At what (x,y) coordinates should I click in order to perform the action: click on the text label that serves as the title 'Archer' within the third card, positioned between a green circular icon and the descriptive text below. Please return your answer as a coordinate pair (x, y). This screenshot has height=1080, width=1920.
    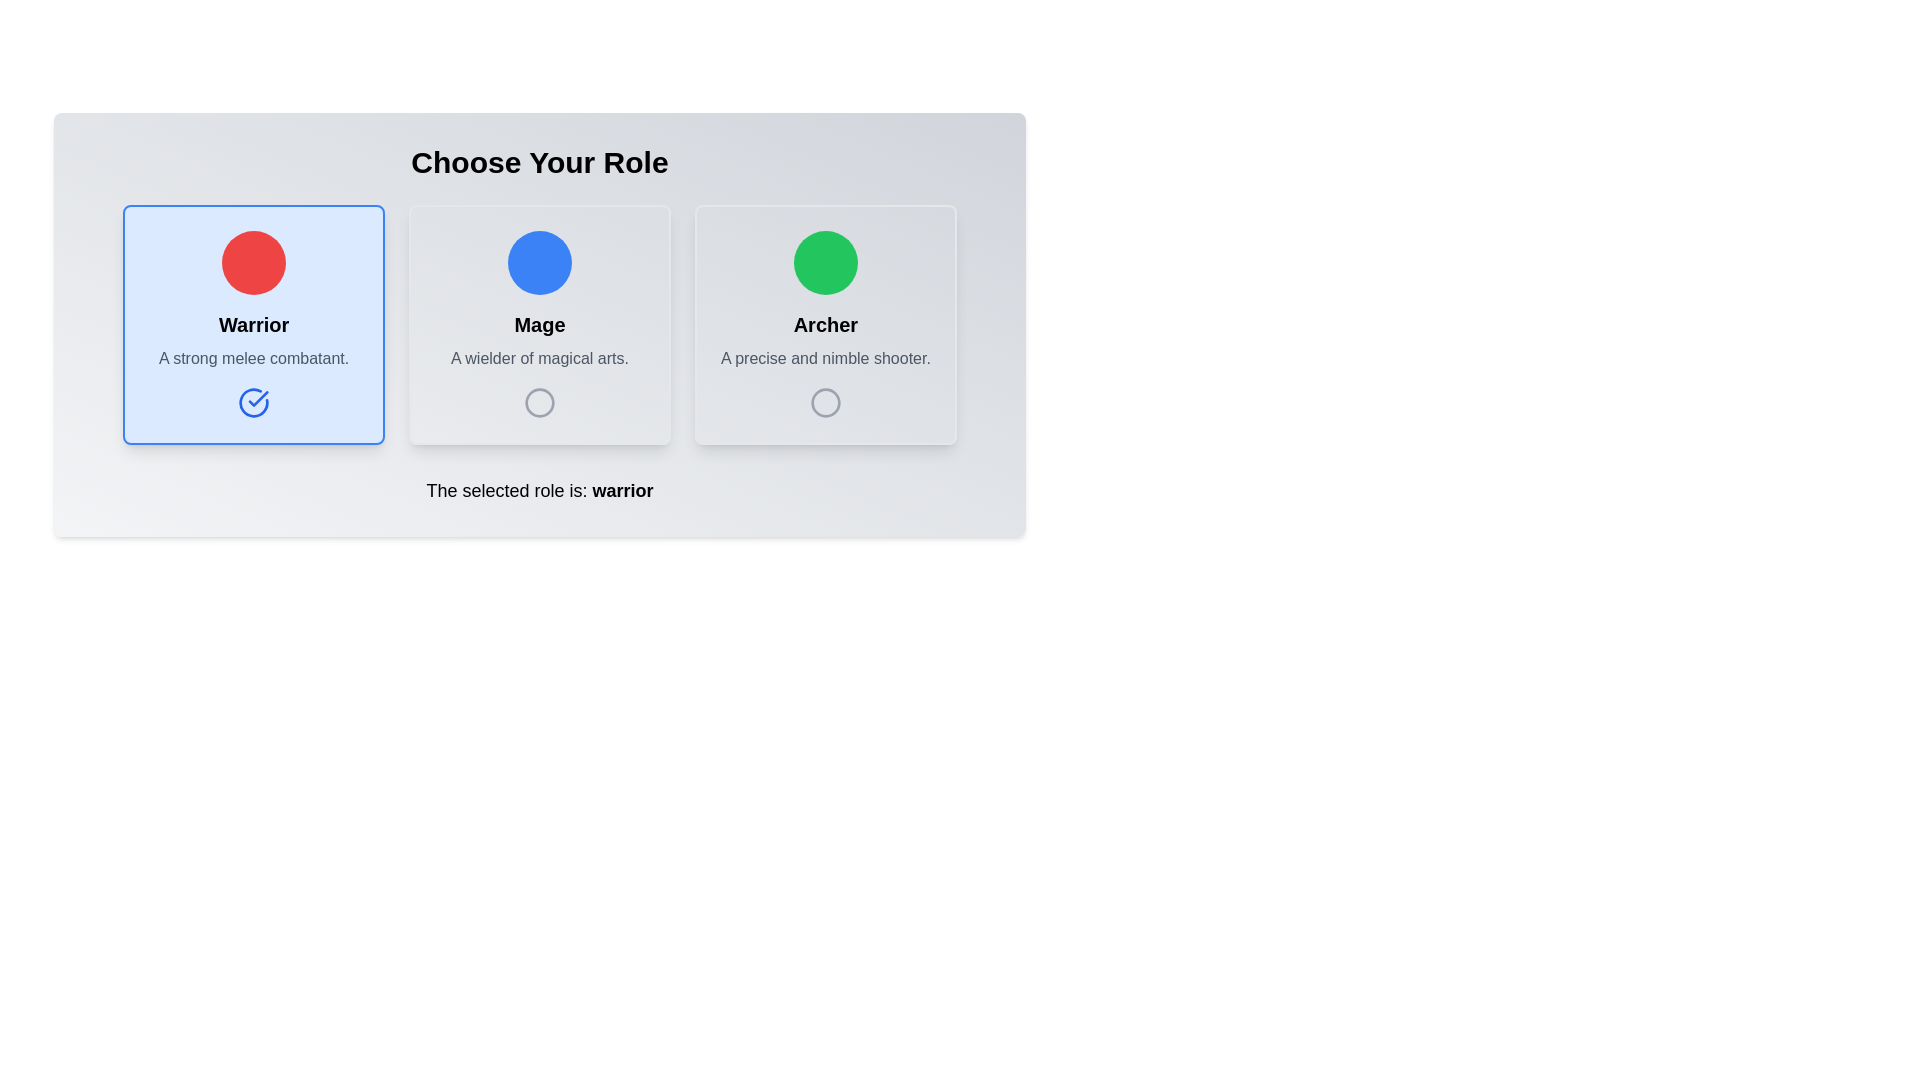
    Looking at the image, I should click on (825, 323).